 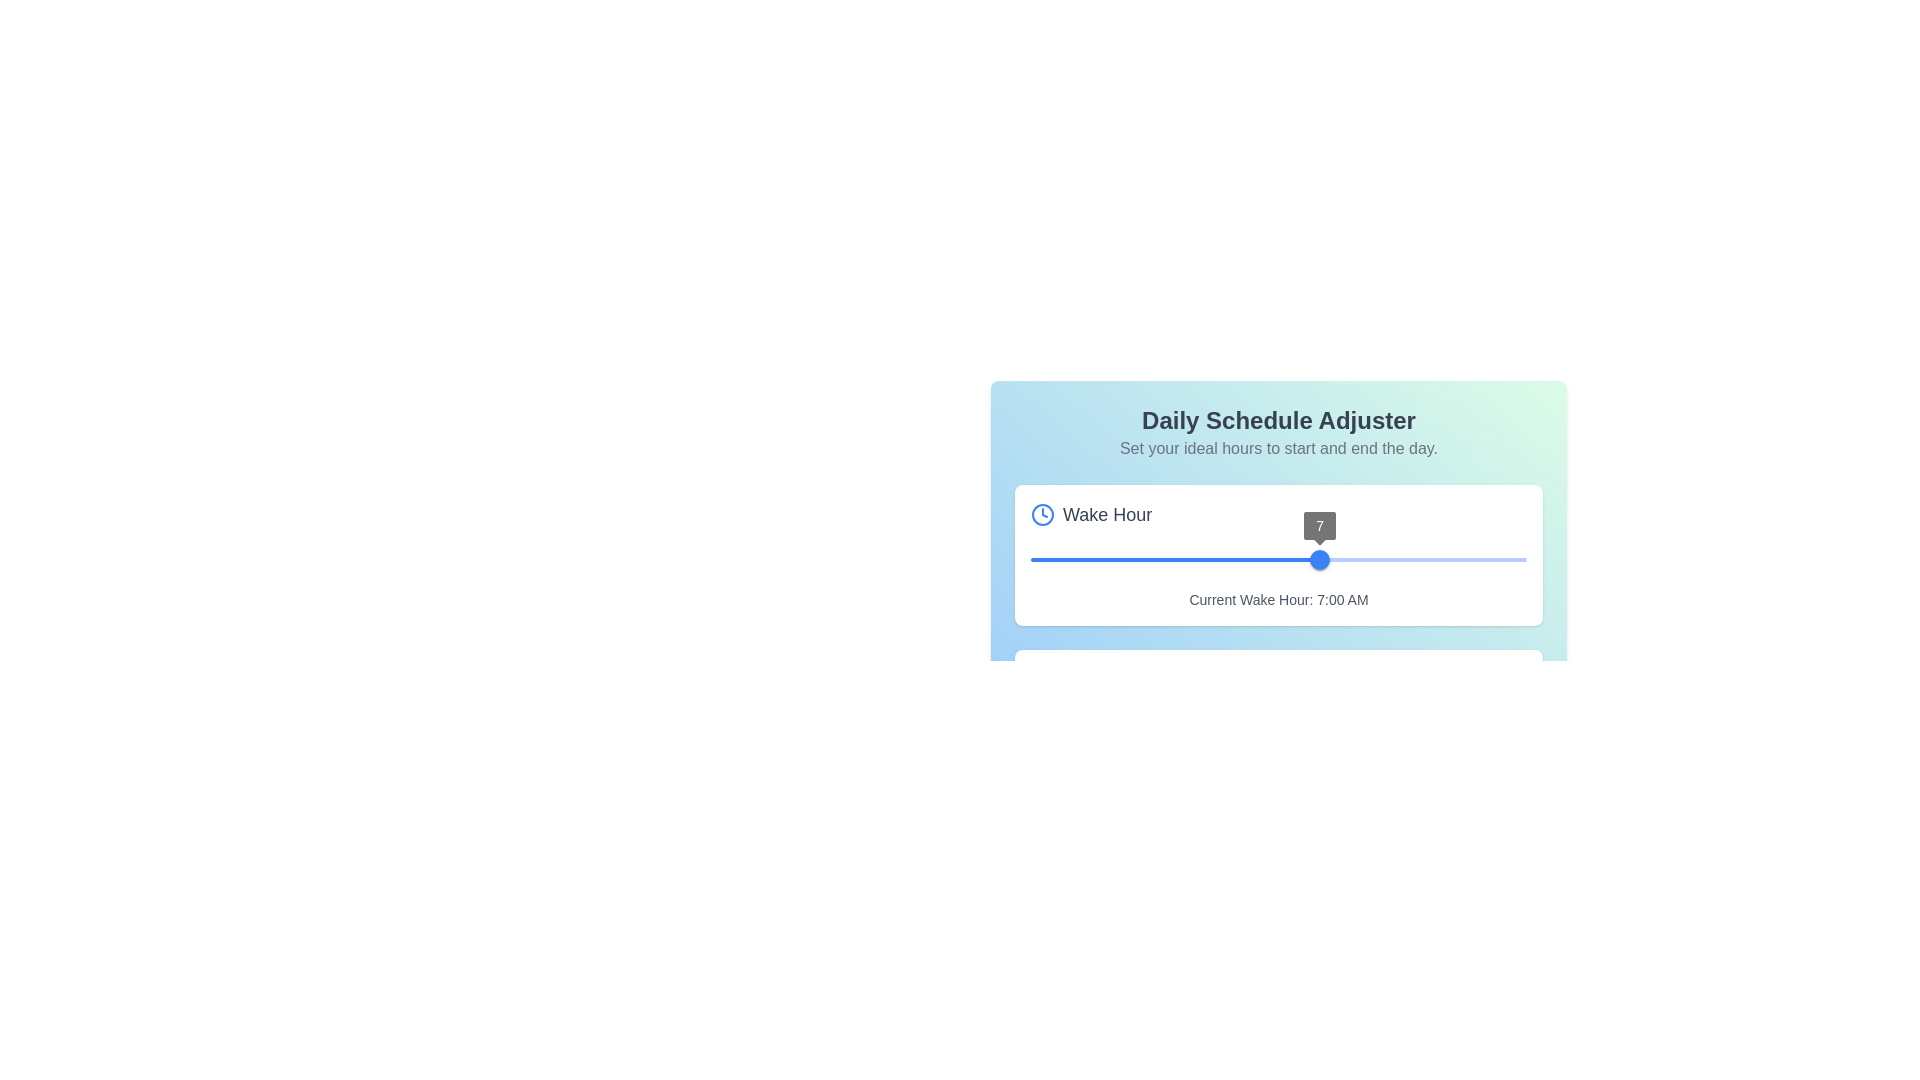 What do you see at coordinates (1112, 559) in the screenshot?
I see `the wake hour` at bounding box center [1112, 559].